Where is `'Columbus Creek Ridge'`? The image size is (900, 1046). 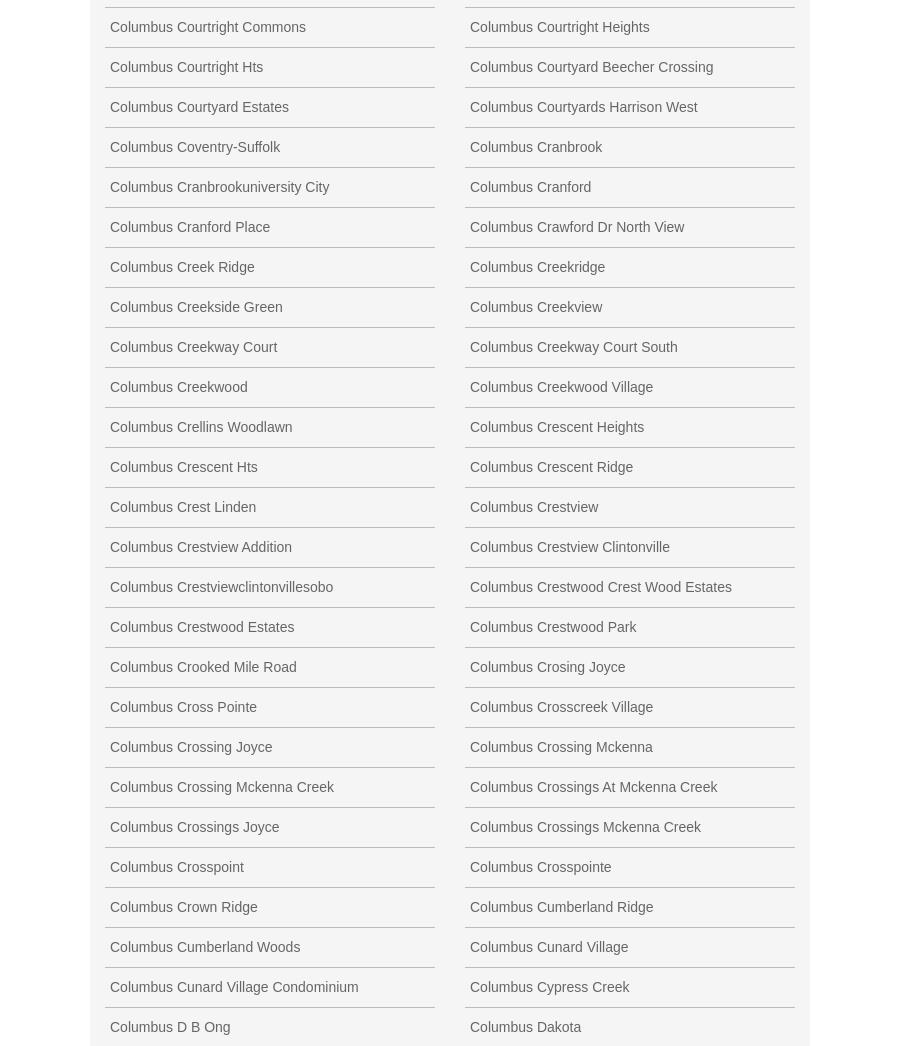 'Columbus Creek Ridge' is located at coordinates (181, 265).